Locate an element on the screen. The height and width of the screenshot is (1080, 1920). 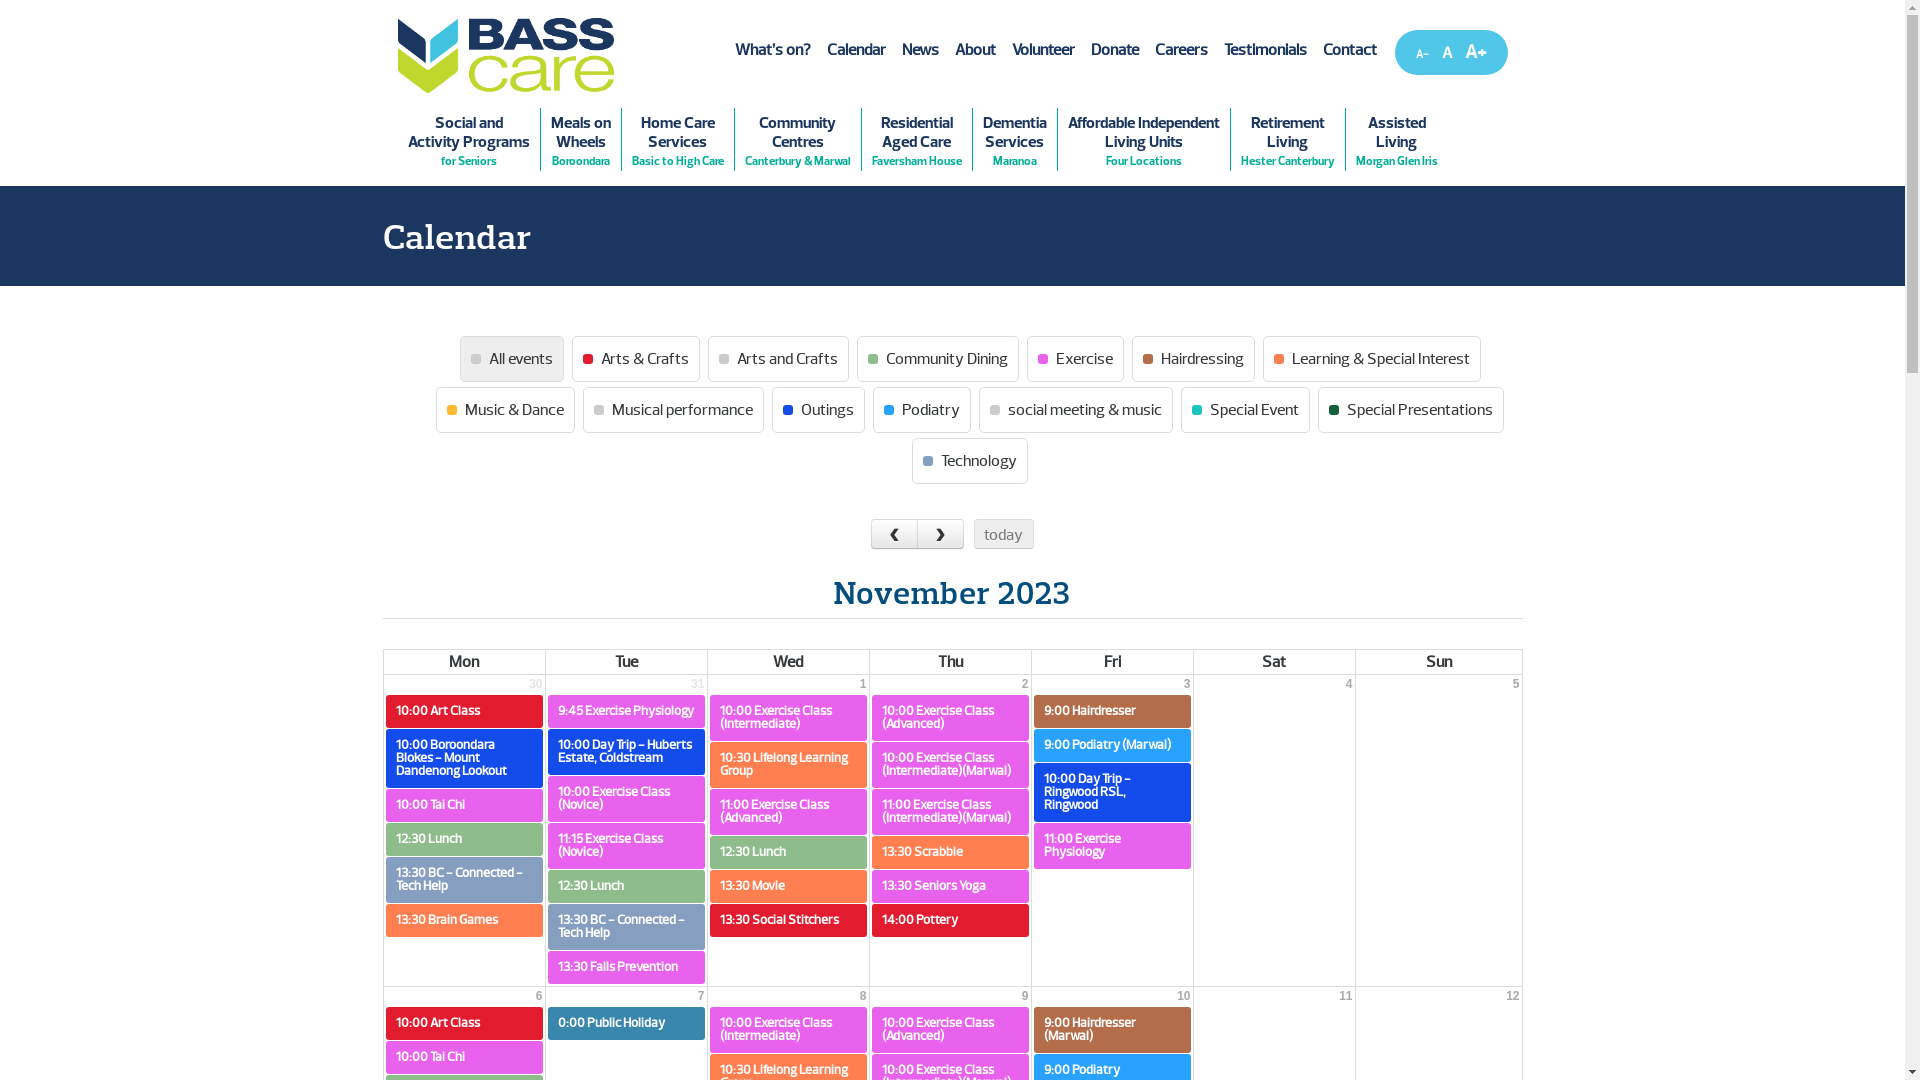
'About' is located at coordinates (974, 49).